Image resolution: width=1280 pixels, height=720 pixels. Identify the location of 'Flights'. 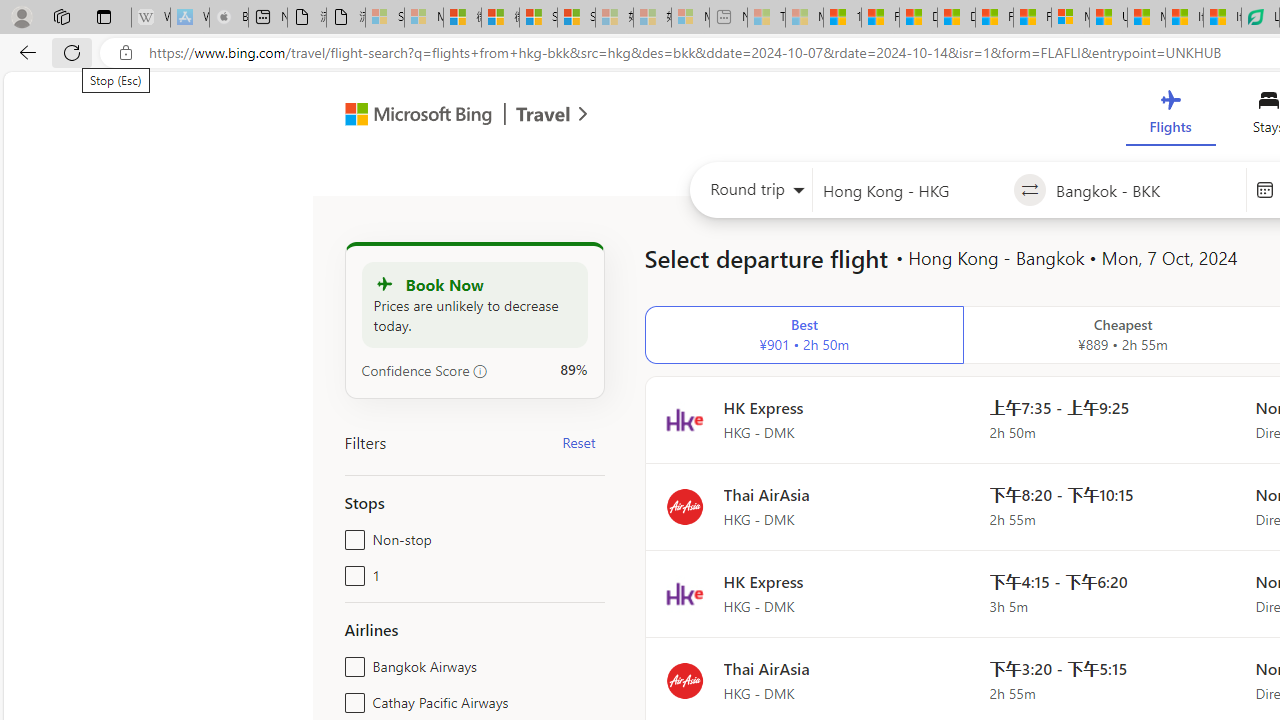
(1170, 117).